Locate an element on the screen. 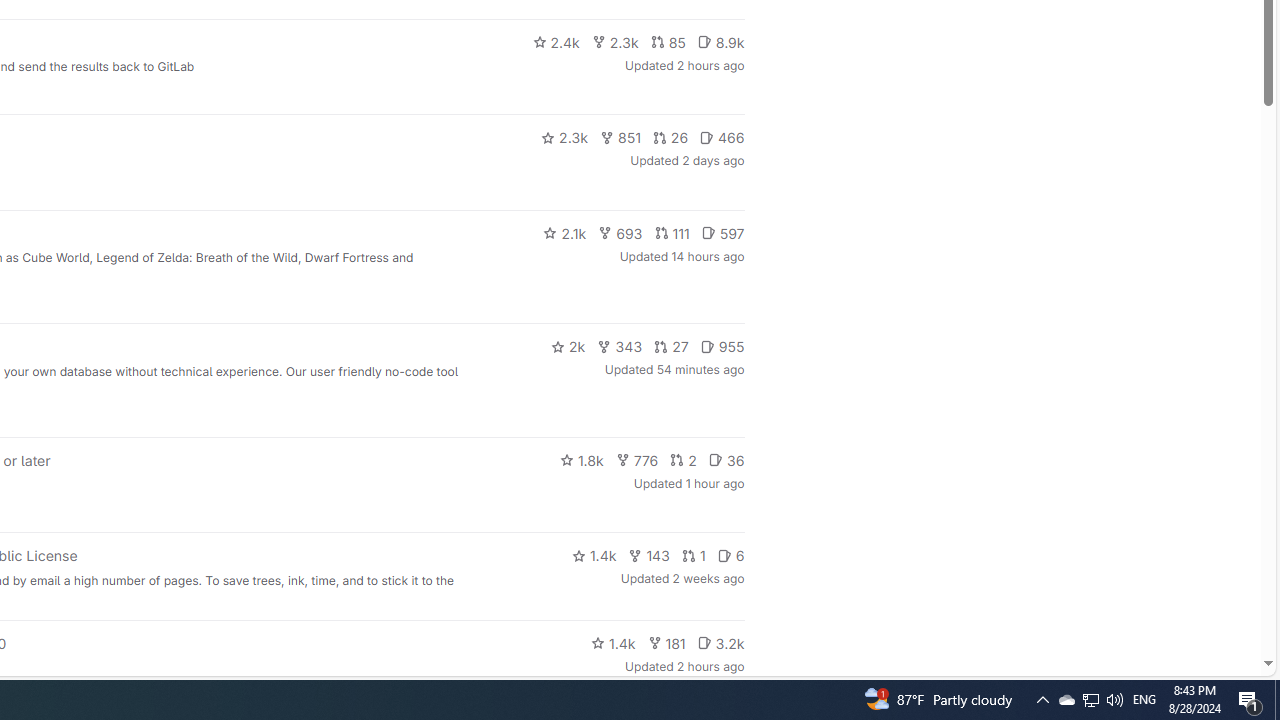 This screenshot has height=720, width=1280. '26' is located at coordinates (670, 136).